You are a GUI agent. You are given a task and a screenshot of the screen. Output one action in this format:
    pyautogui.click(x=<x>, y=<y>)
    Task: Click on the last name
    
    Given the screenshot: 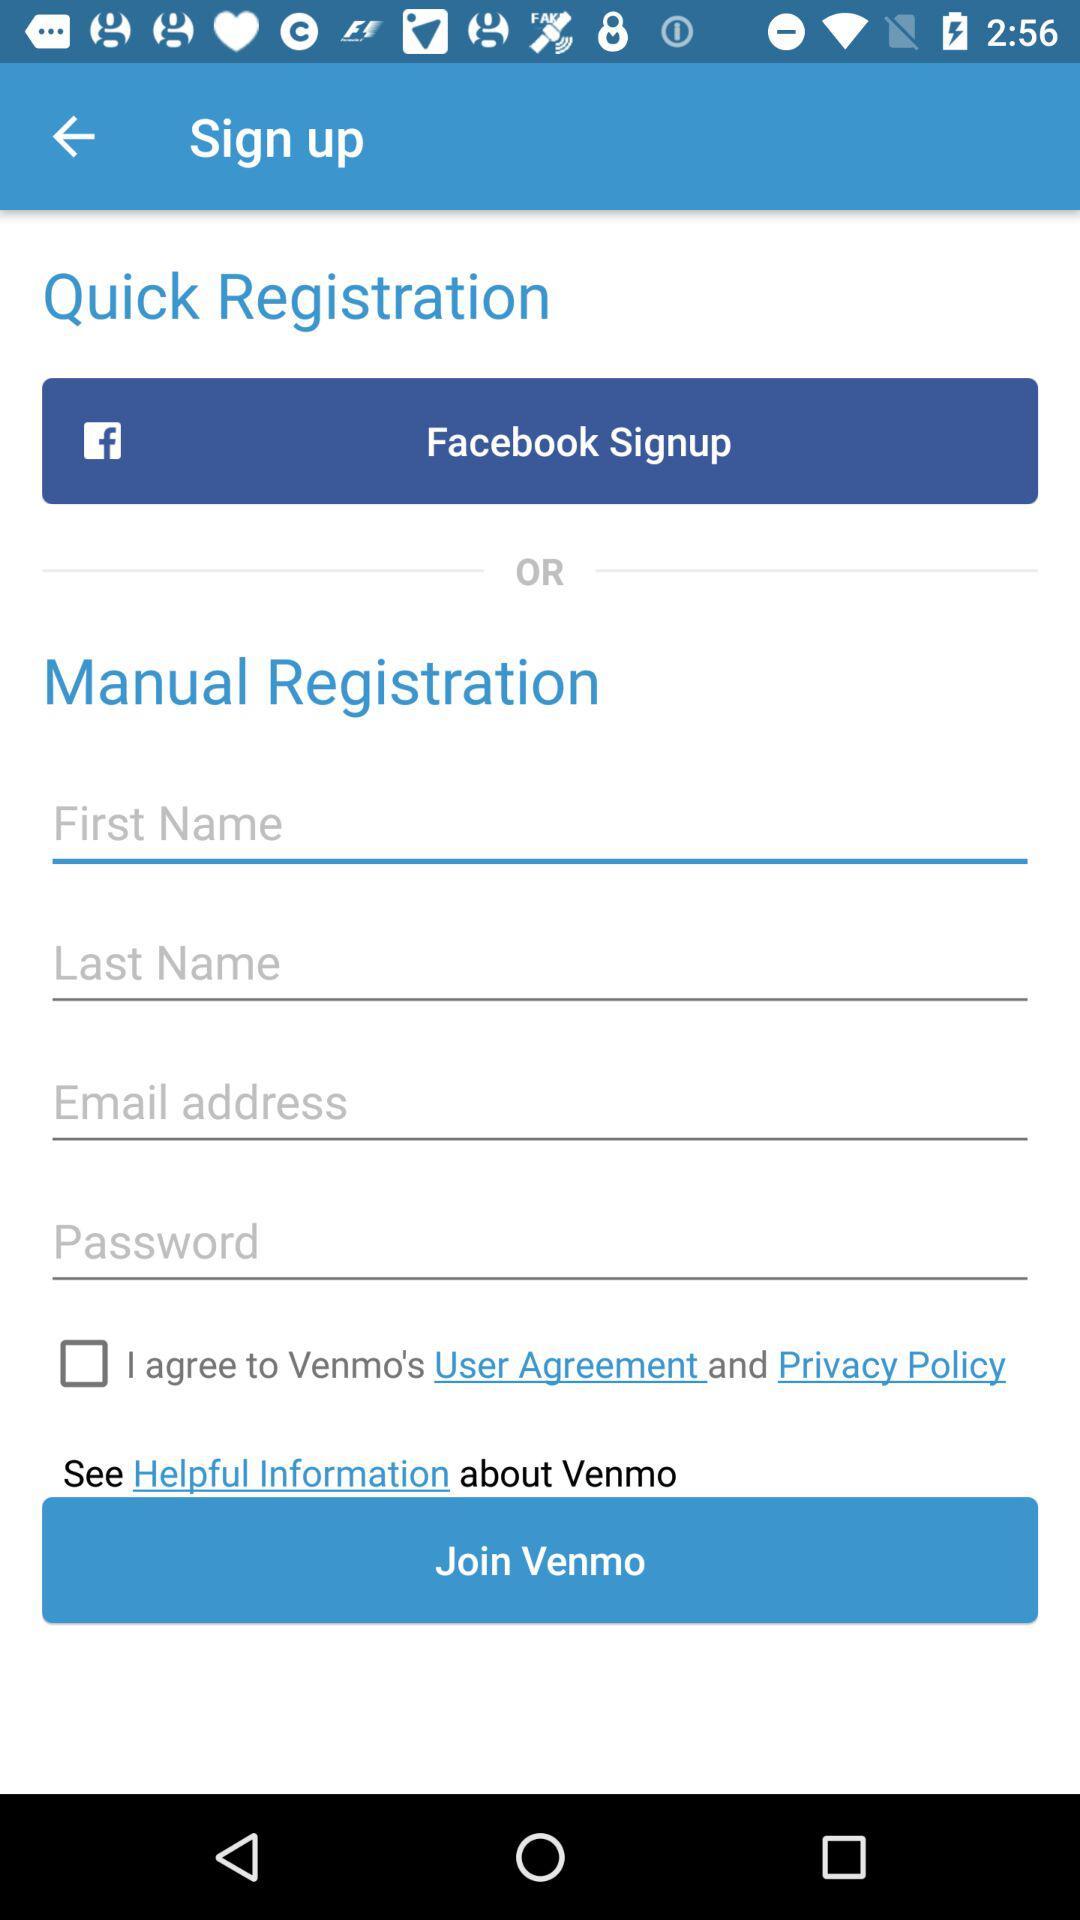 What is the action you would take?
    pyautogui.click(x=540, y=962)
    